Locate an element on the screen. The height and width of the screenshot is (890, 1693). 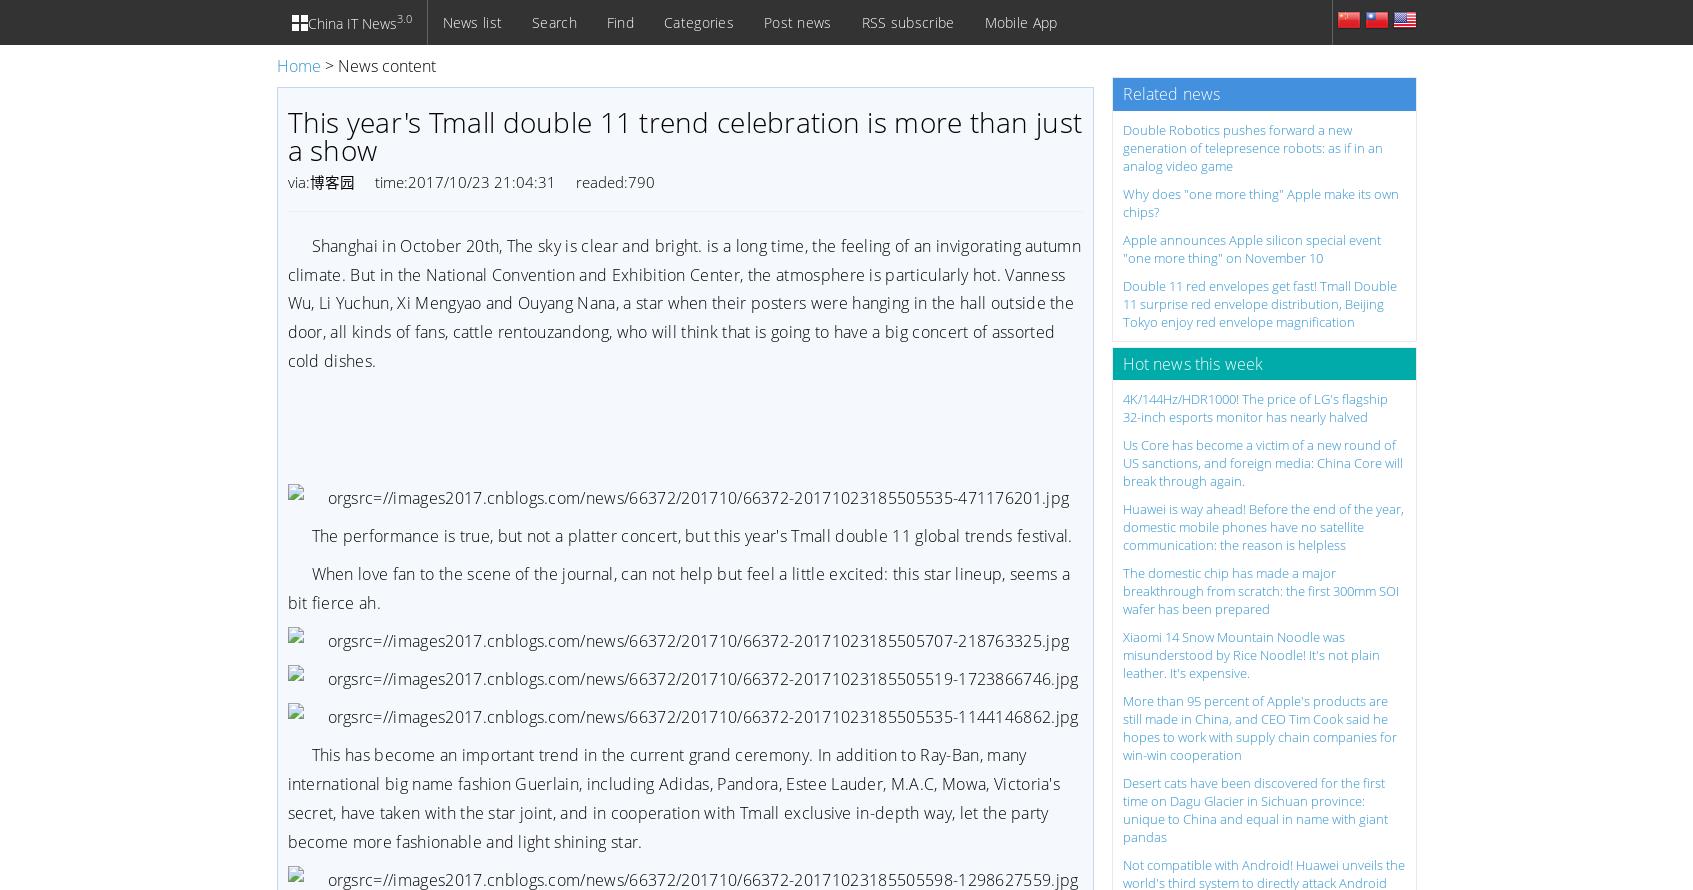
'Huawei is way ahead! Before the end of the year, domestic mobile phones have no satellite communication: the reason is helpless' is located at coordinates (1121, 525).